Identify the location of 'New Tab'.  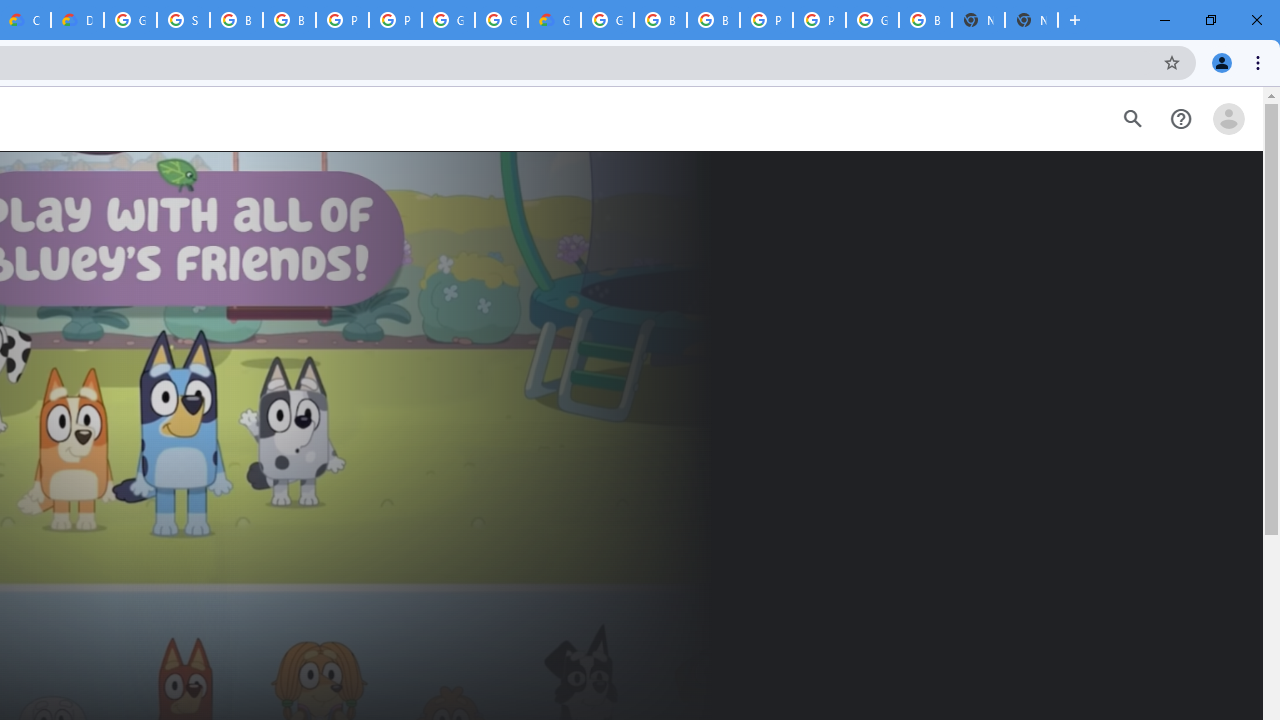
(1031, 20).